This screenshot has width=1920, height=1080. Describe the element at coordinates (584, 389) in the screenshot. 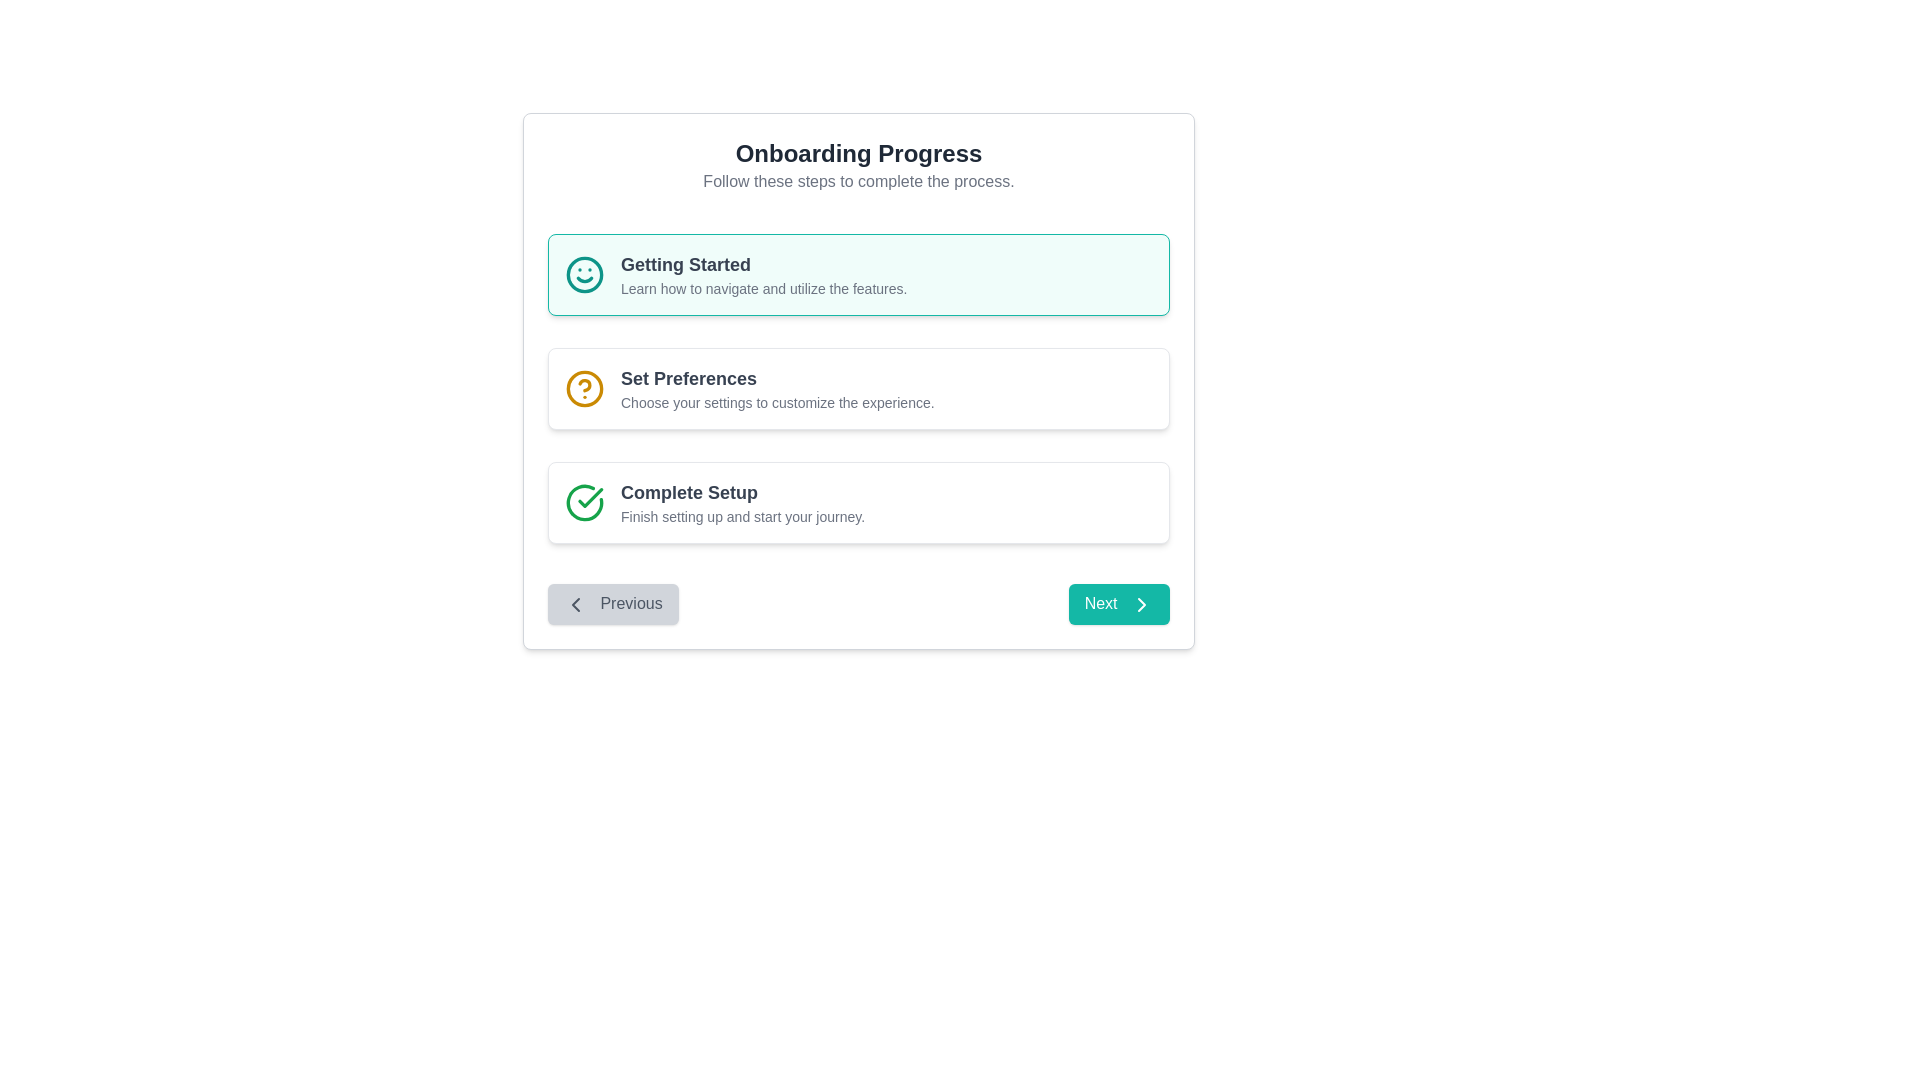

I see `the yellow circular outline surrounding the '?' symbol of the 'Set Preferences' step in the onboarding process` at that location.